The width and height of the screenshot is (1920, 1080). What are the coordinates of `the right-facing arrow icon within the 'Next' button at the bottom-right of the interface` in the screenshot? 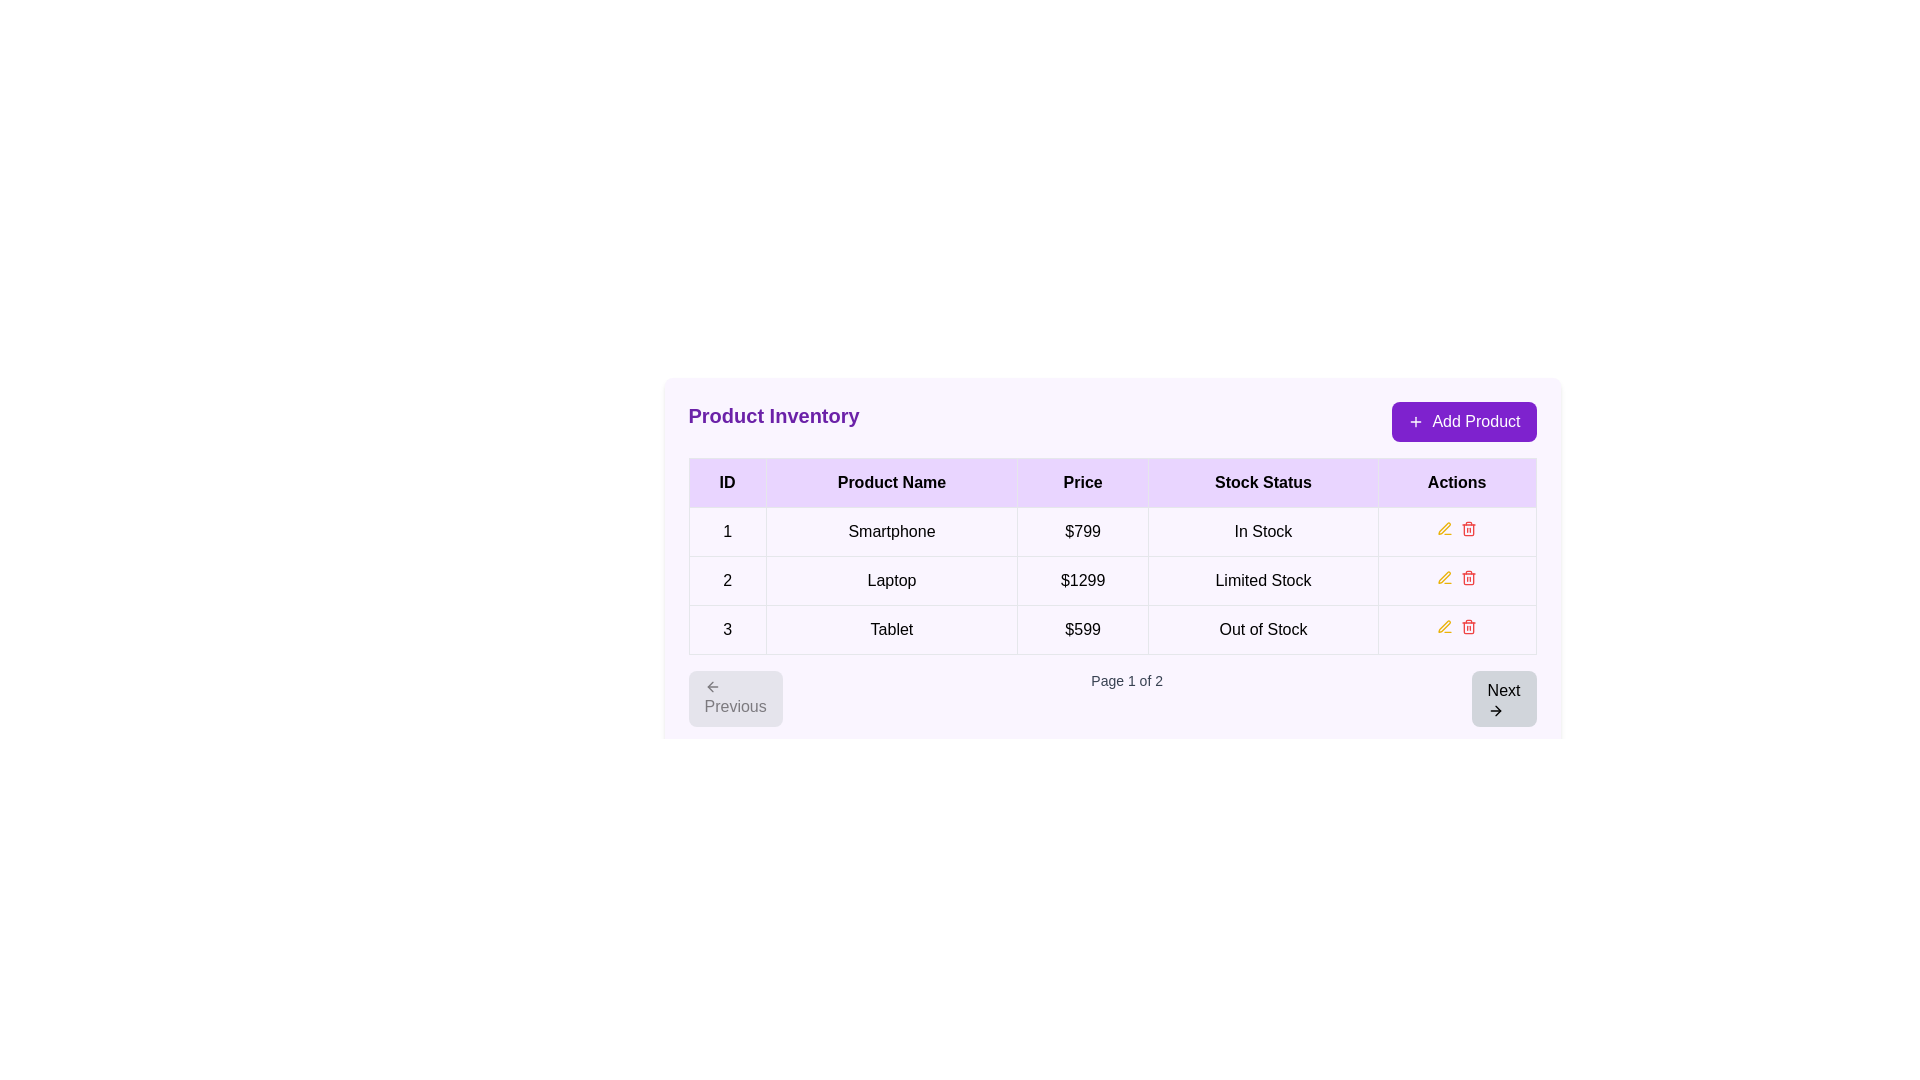 It's located at (1497, 709).